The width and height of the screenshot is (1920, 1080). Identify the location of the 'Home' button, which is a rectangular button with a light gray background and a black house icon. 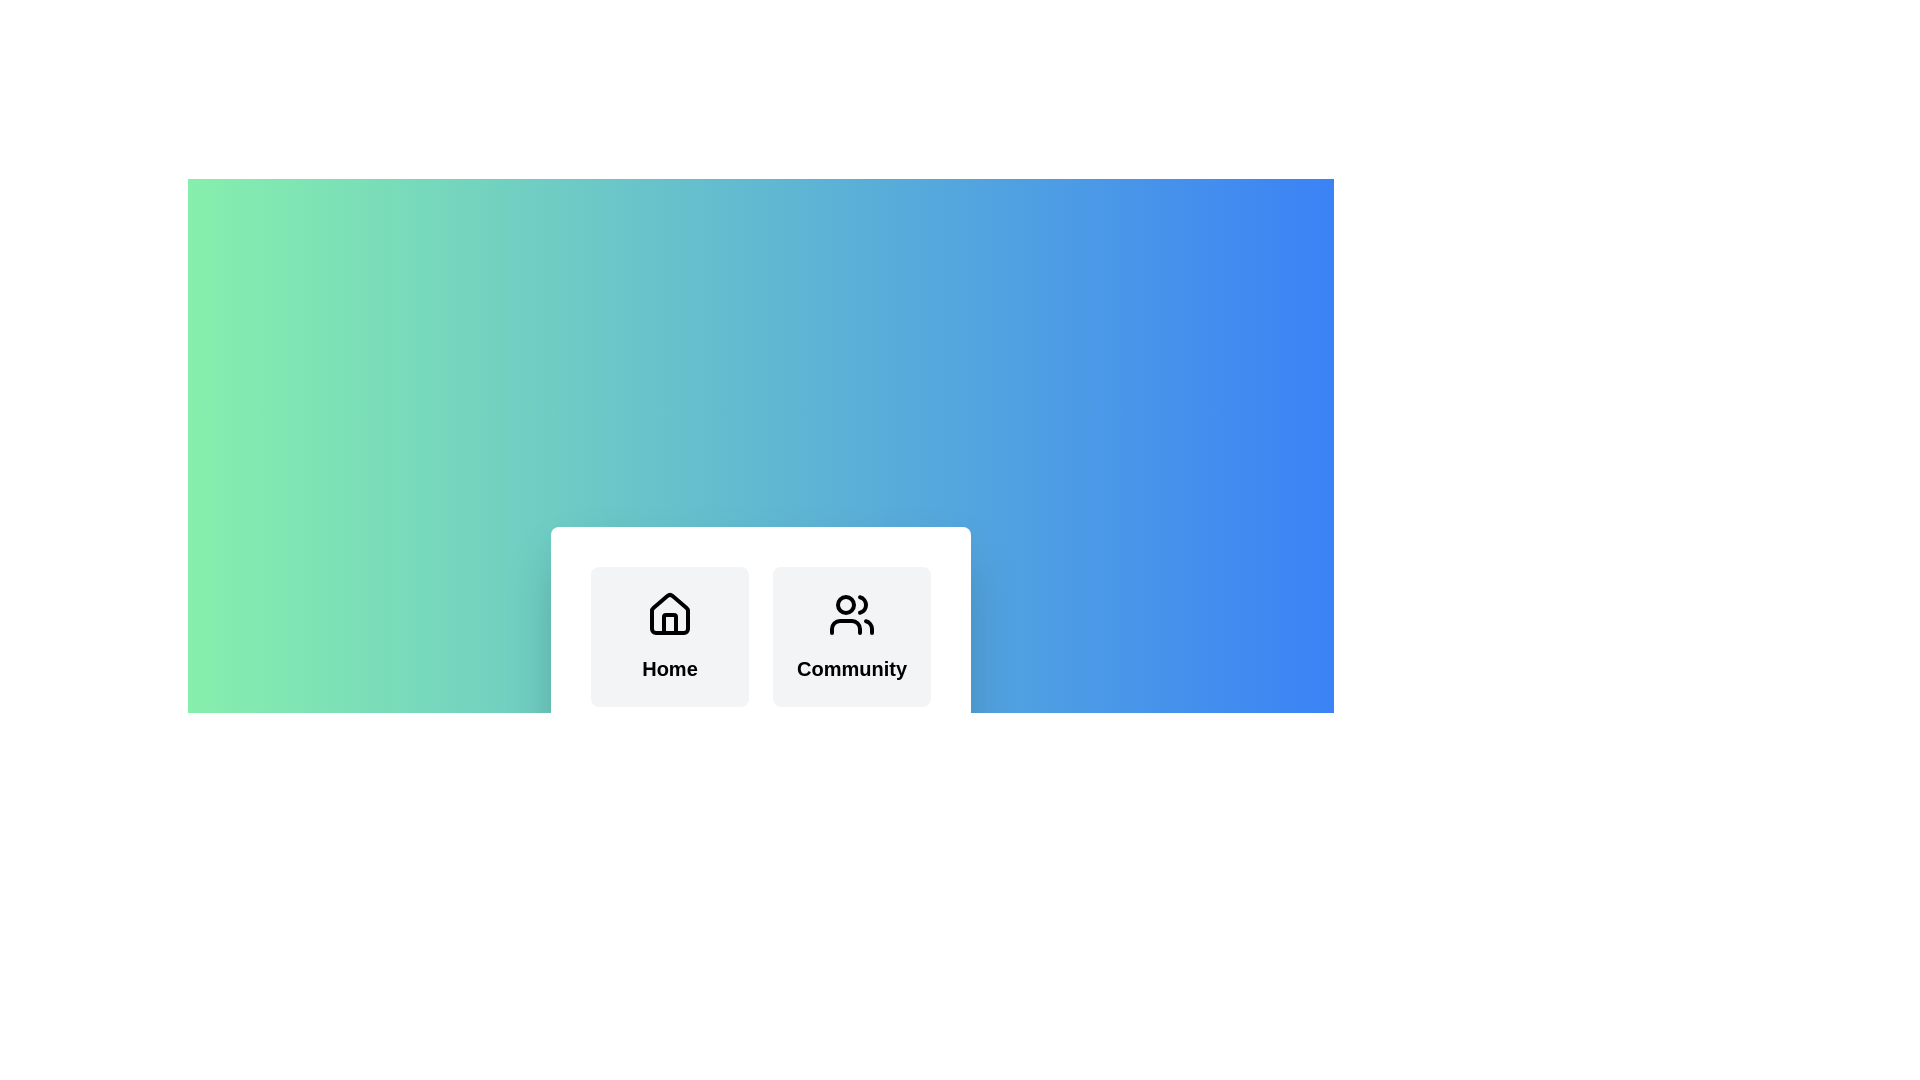
(670, 636).